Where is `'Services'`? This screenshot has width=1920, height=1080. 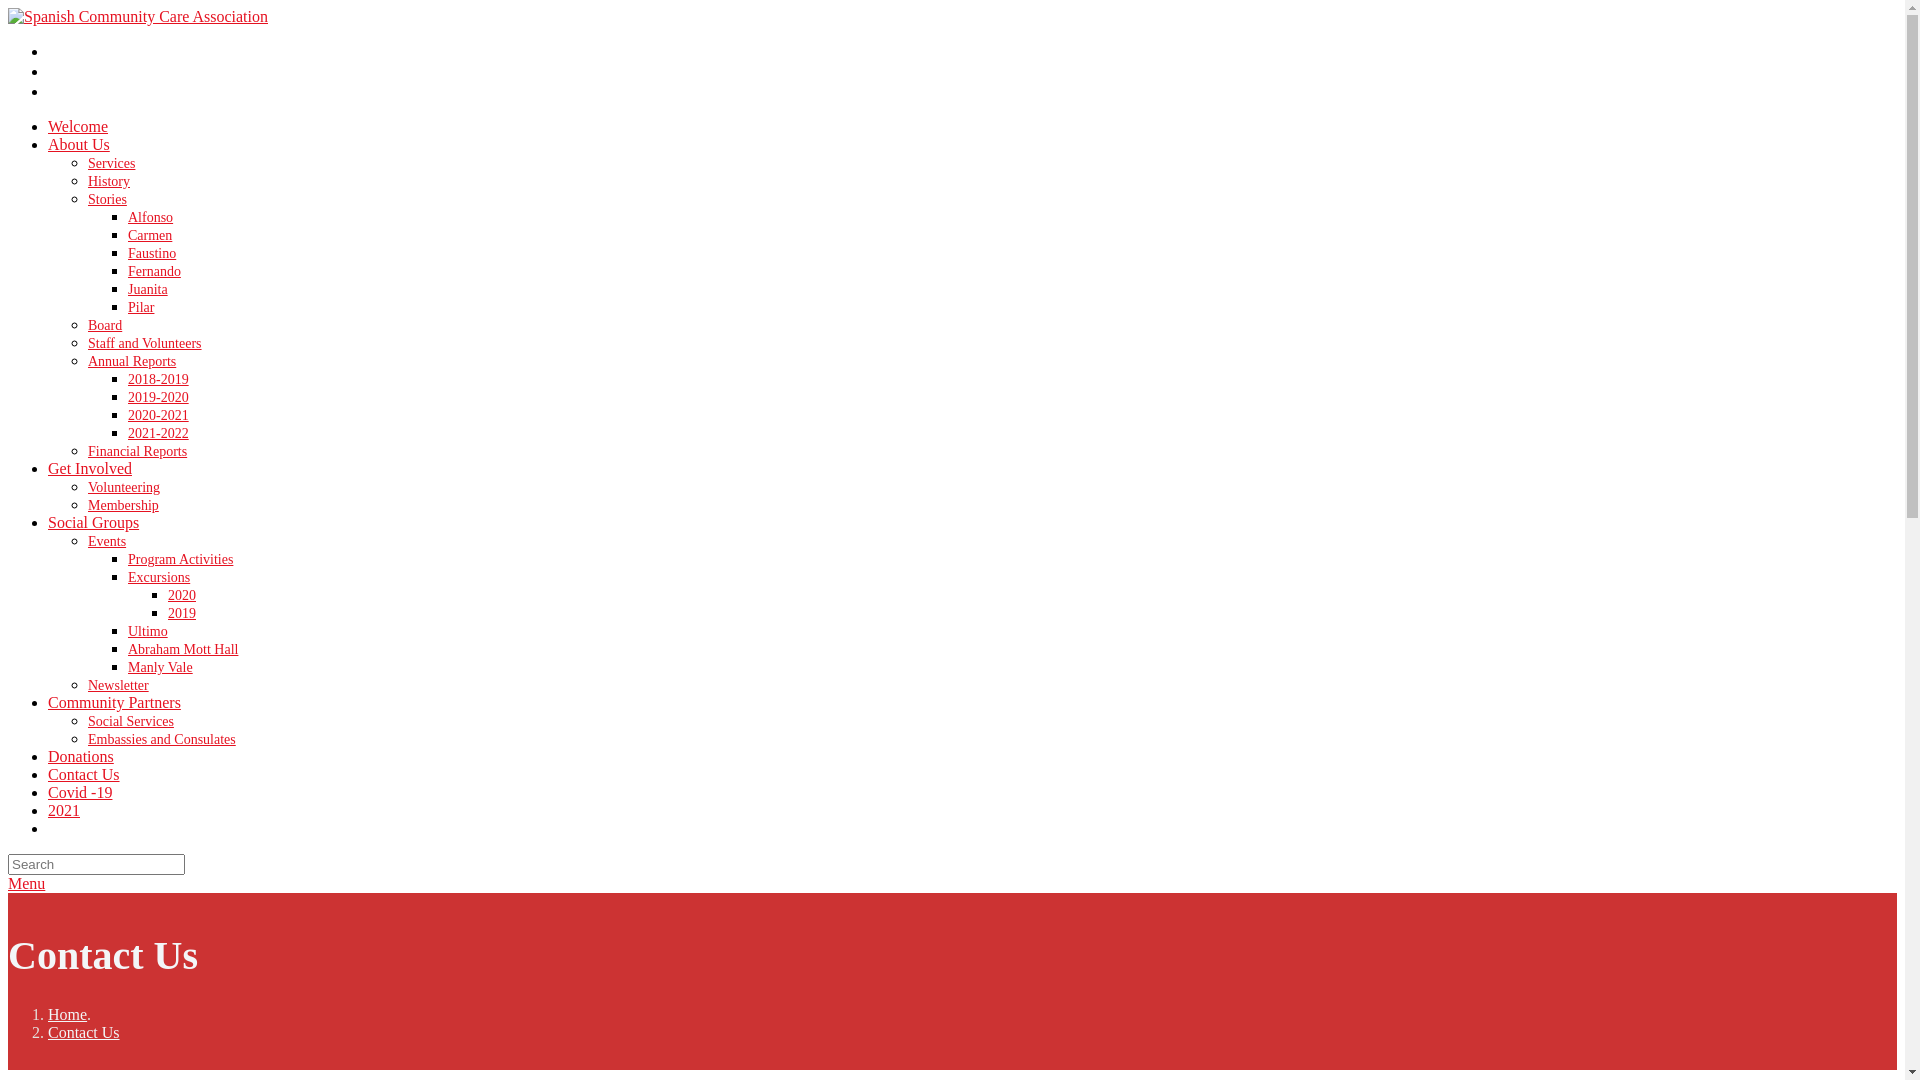 'Services' is located at coordinates (110, 162).